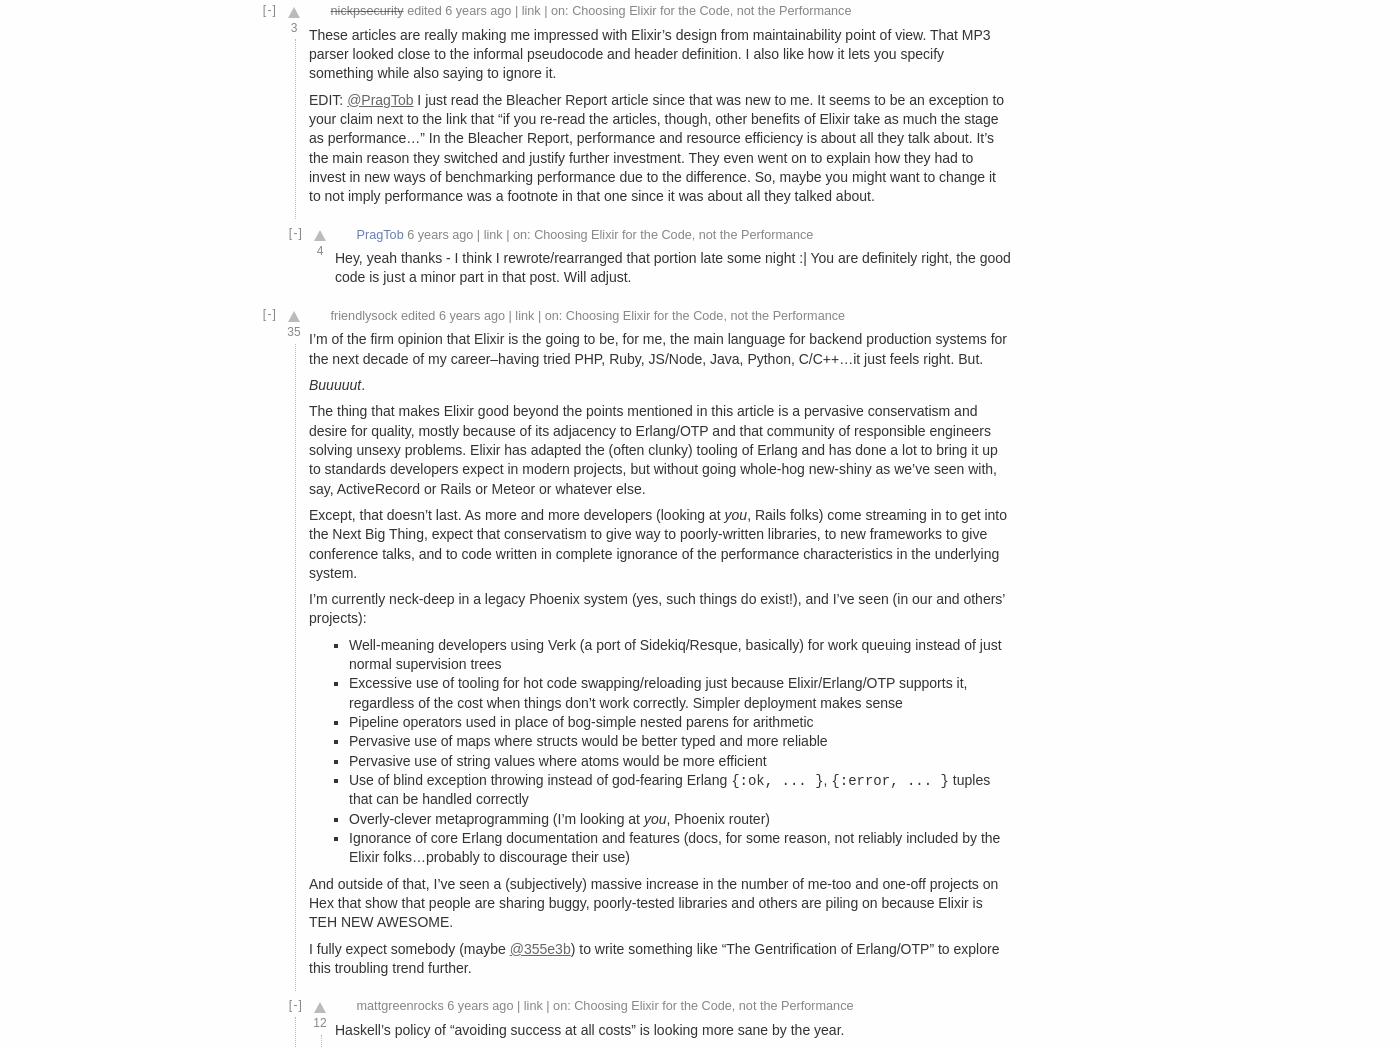 The width and height of the screenshot is (1400, 1048). What do you see at coordinates (495, 816) in the screenshot?
I see `'Overly-clever metaprogramming (I’m looking at'` at bounding box center [495, 816].